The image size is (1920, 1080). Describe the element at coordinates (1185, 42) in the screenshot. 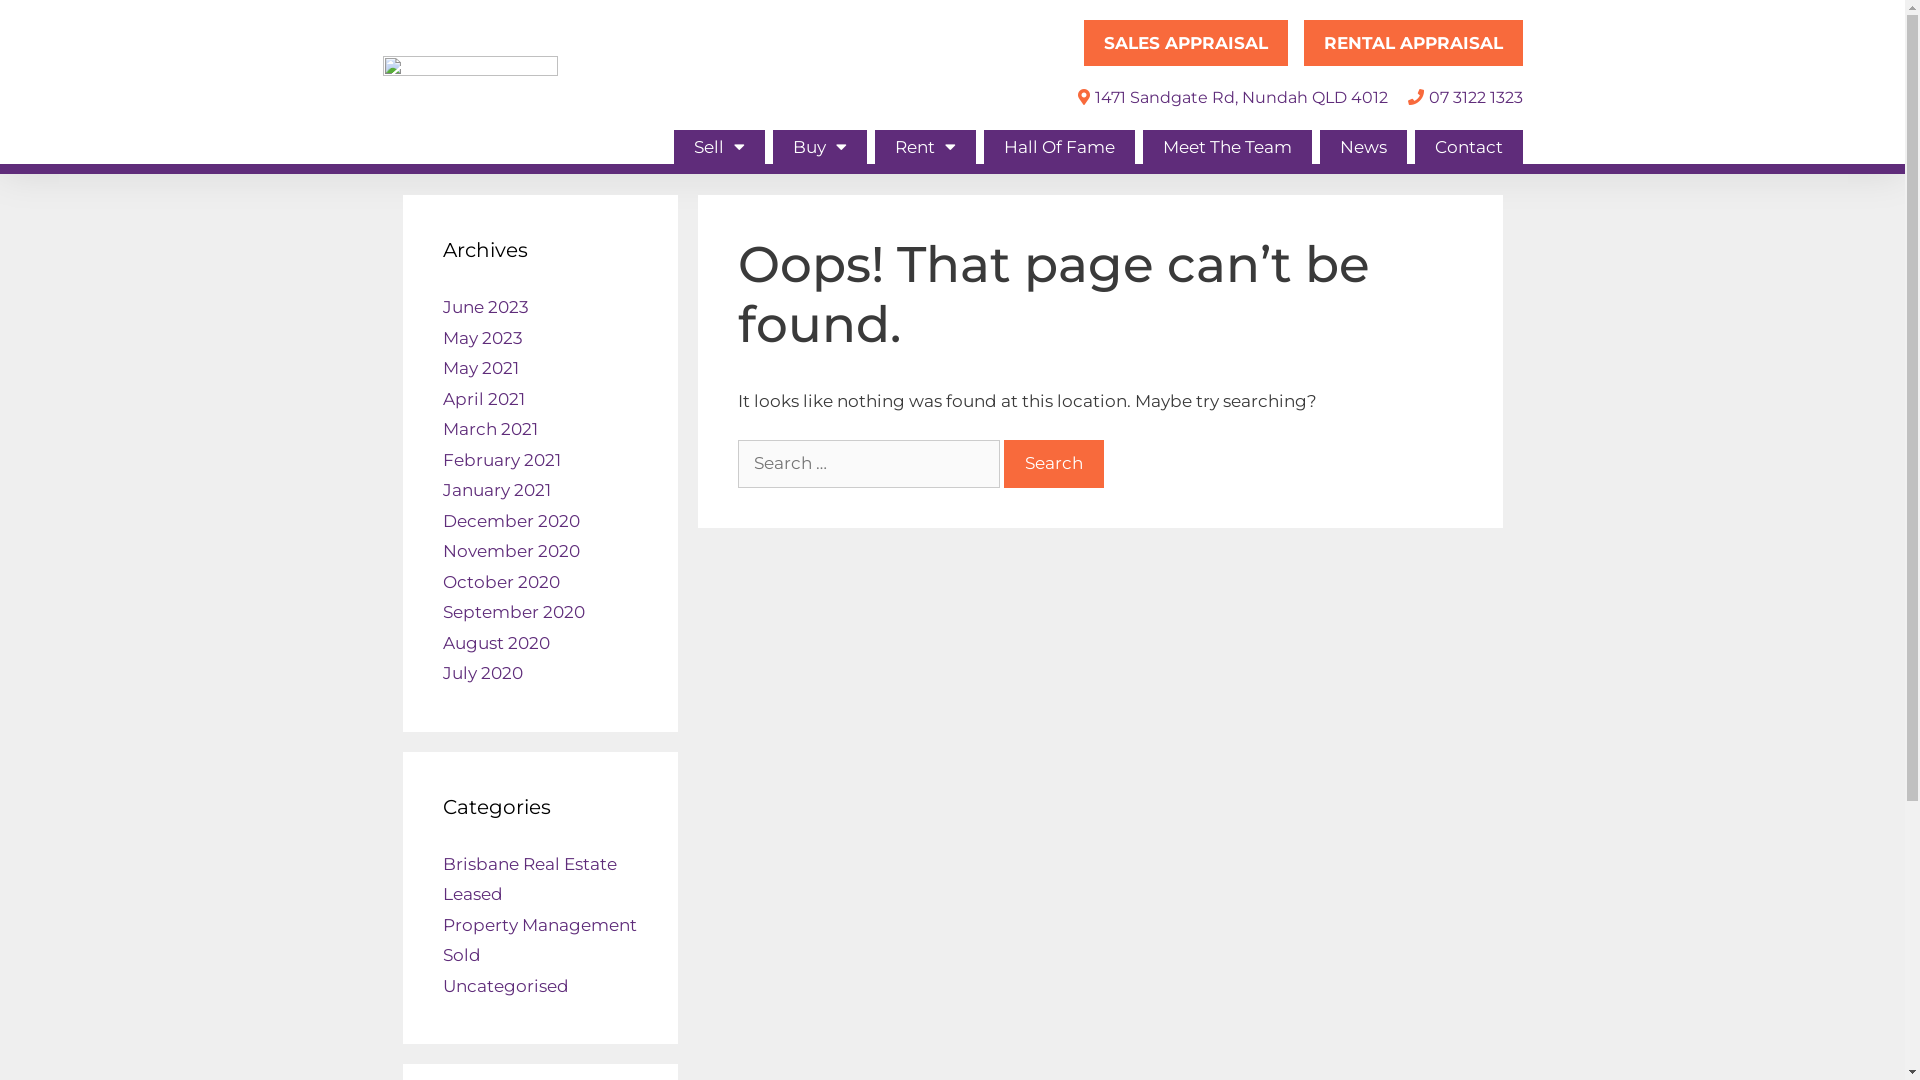

I see `'SALES APPRAISAL'` at that location.